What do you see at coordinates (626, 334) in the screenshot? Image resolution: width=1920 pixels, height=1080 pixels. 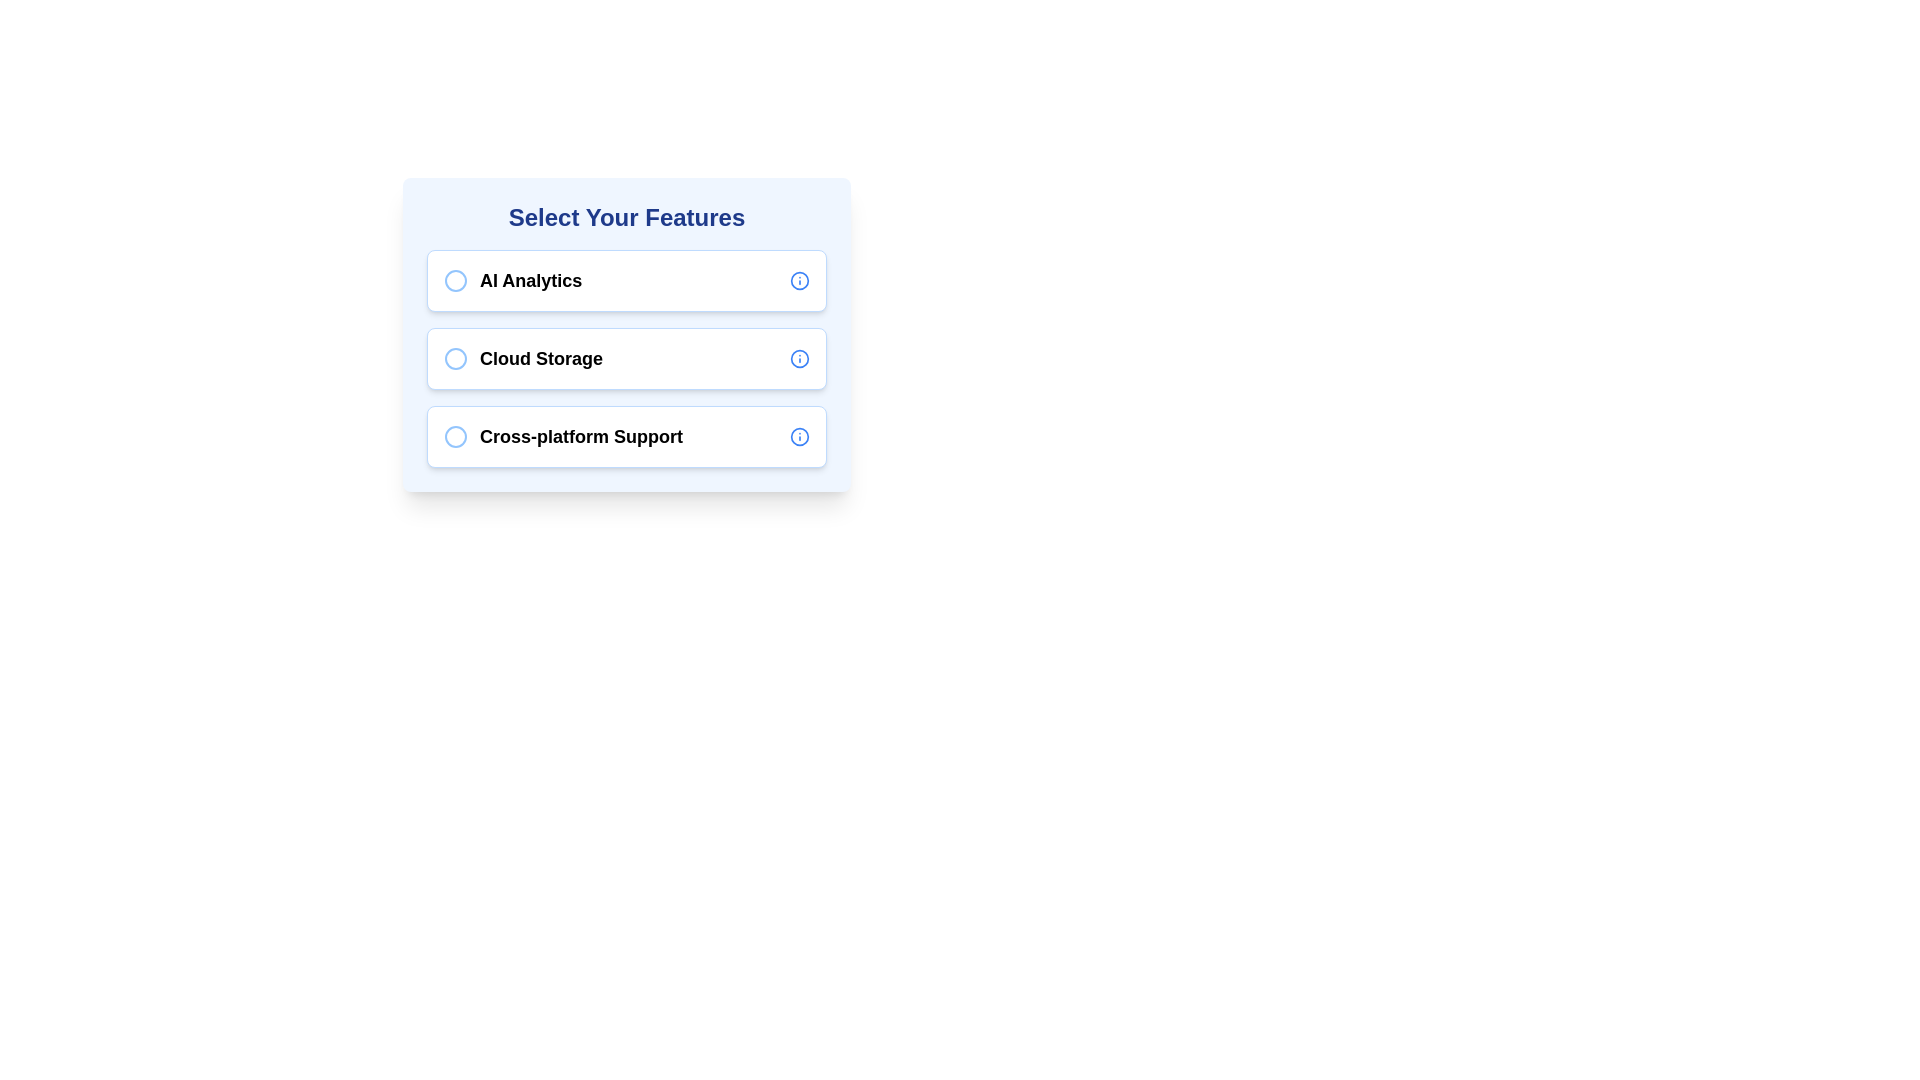 I see `the 'Cloud Storage' selectable feature item in the modal` at bounding box center [626, 334].